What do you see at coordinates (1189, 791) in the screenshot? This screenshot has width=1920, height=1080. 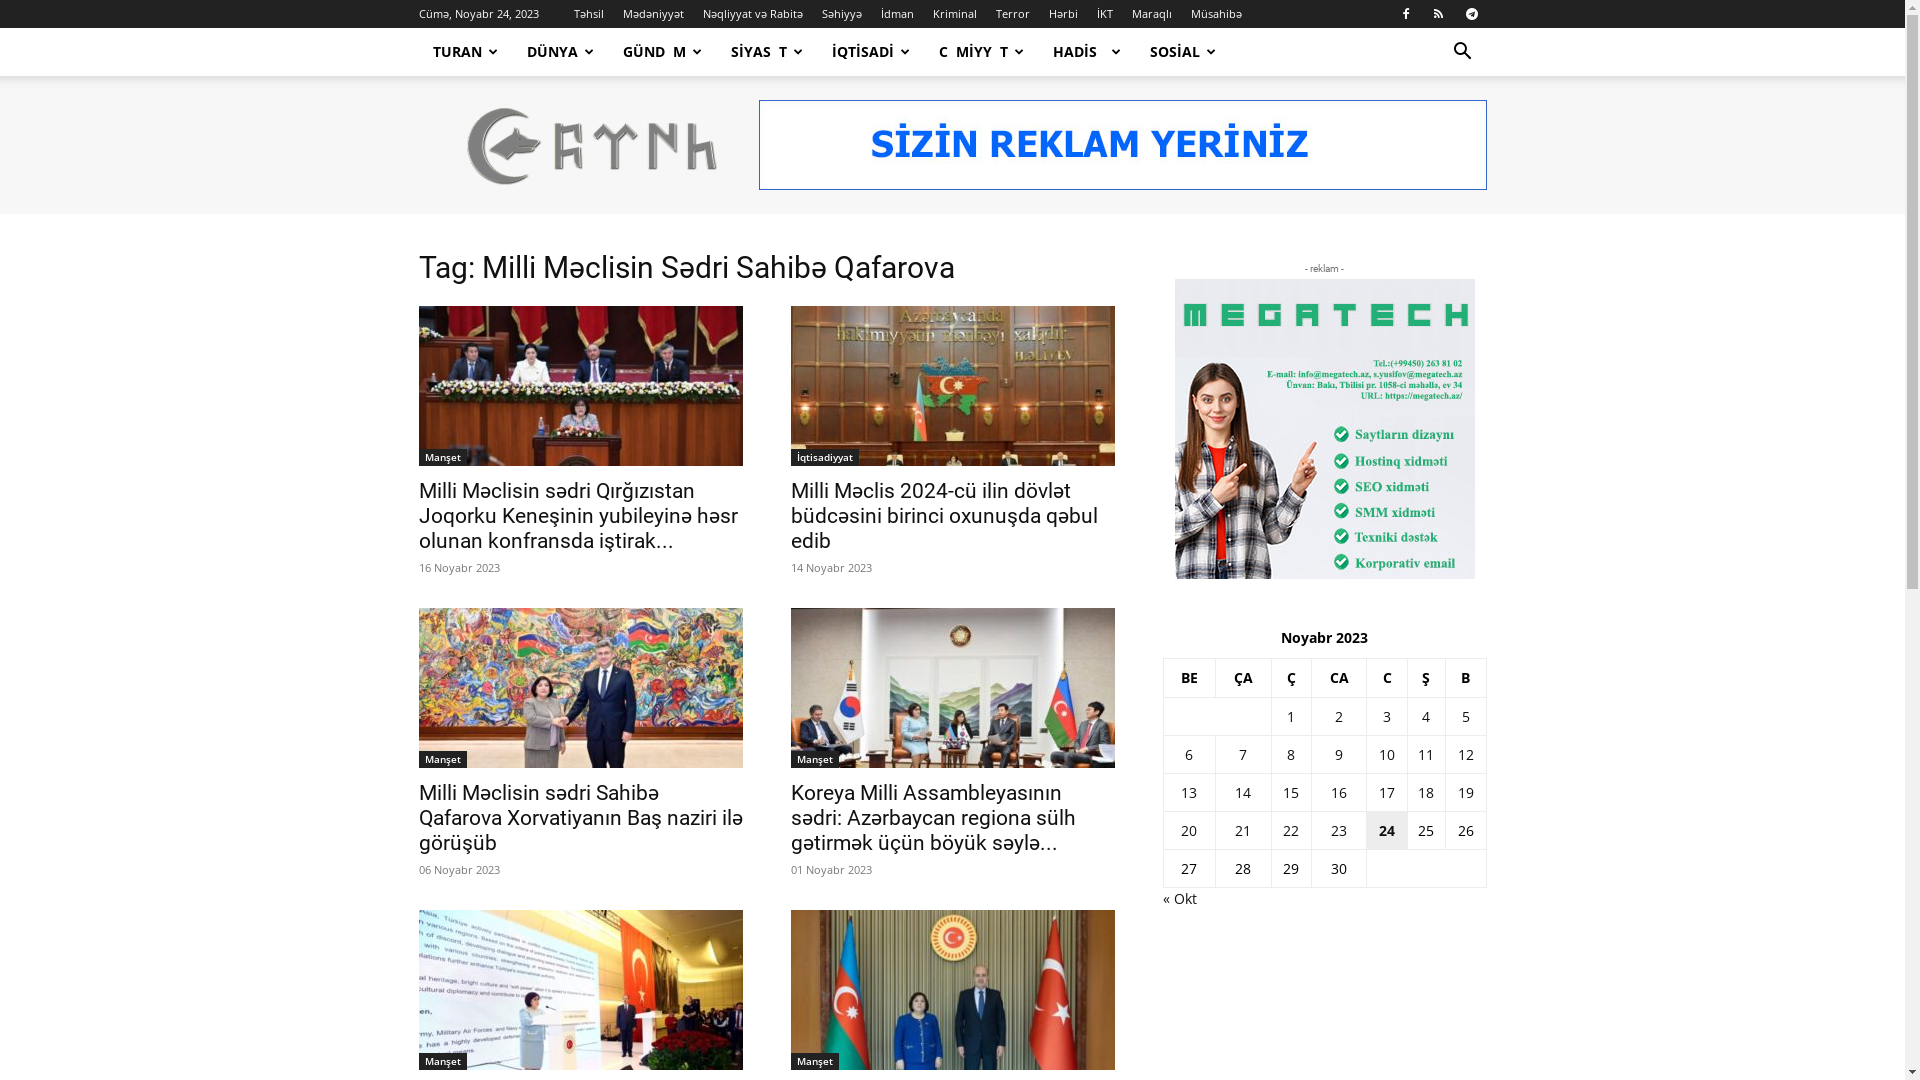 I see `'13'` at bounding box center [1189, 791].